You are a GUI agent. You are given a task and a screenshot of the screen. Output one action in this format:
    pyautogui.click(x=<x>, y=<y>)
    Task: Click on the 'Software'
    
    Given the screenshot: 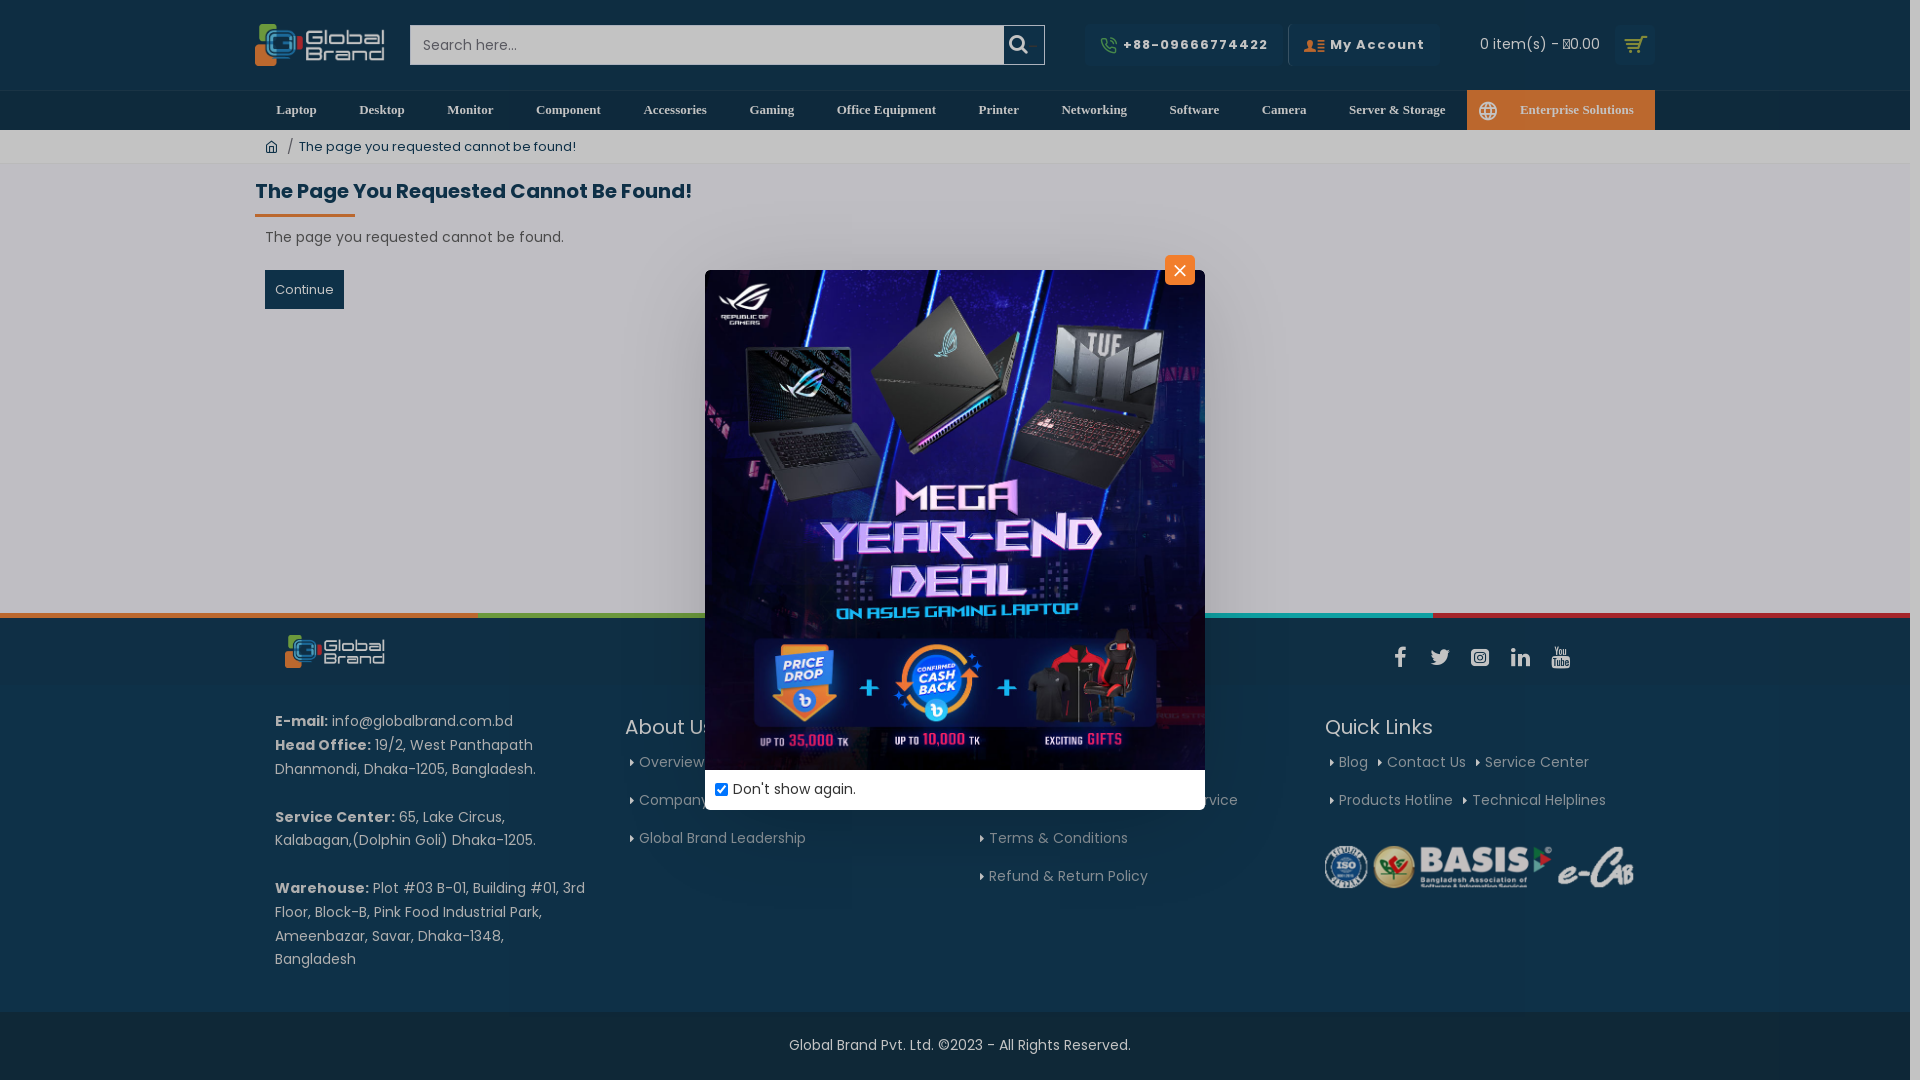 What is the action you would take?
    pyautogui.click(x=1147, y=110)
    